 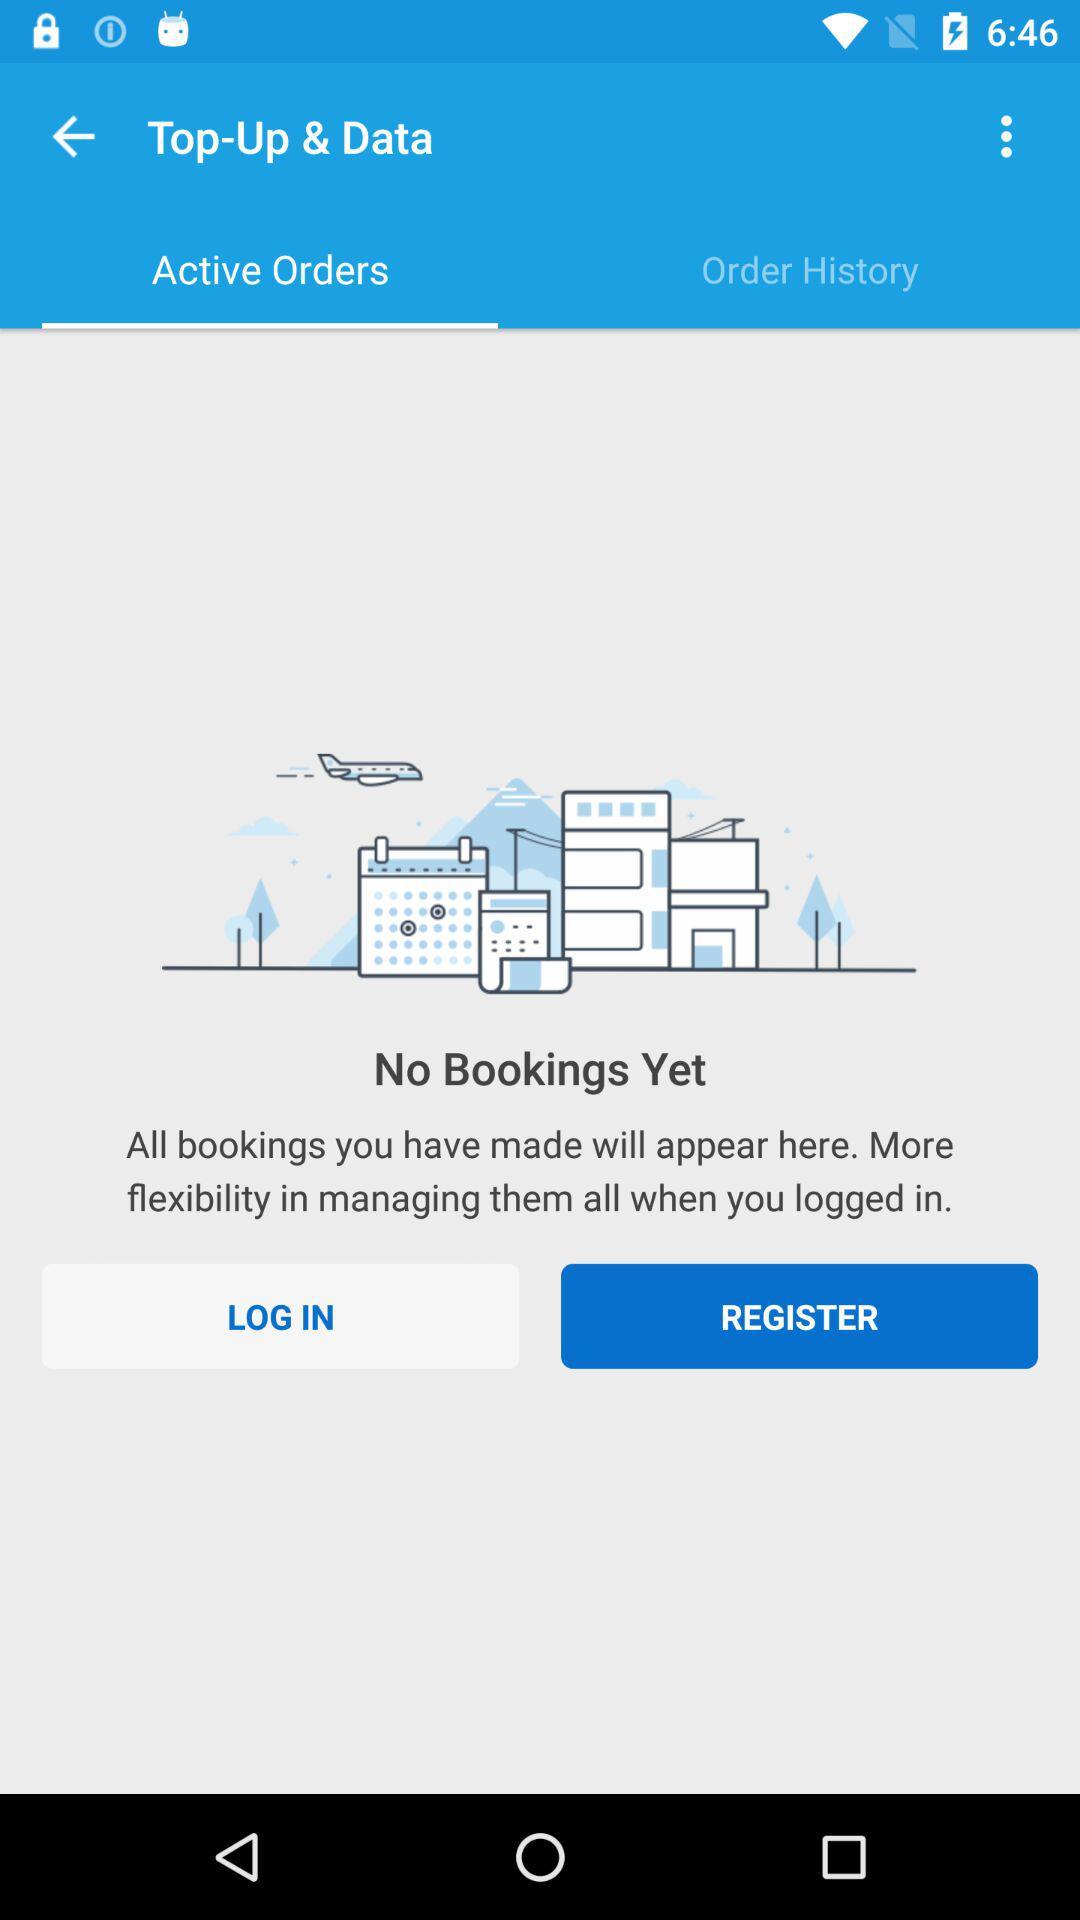 I want to click on log in at the bottom left corner, so click(x=280, y=1316).